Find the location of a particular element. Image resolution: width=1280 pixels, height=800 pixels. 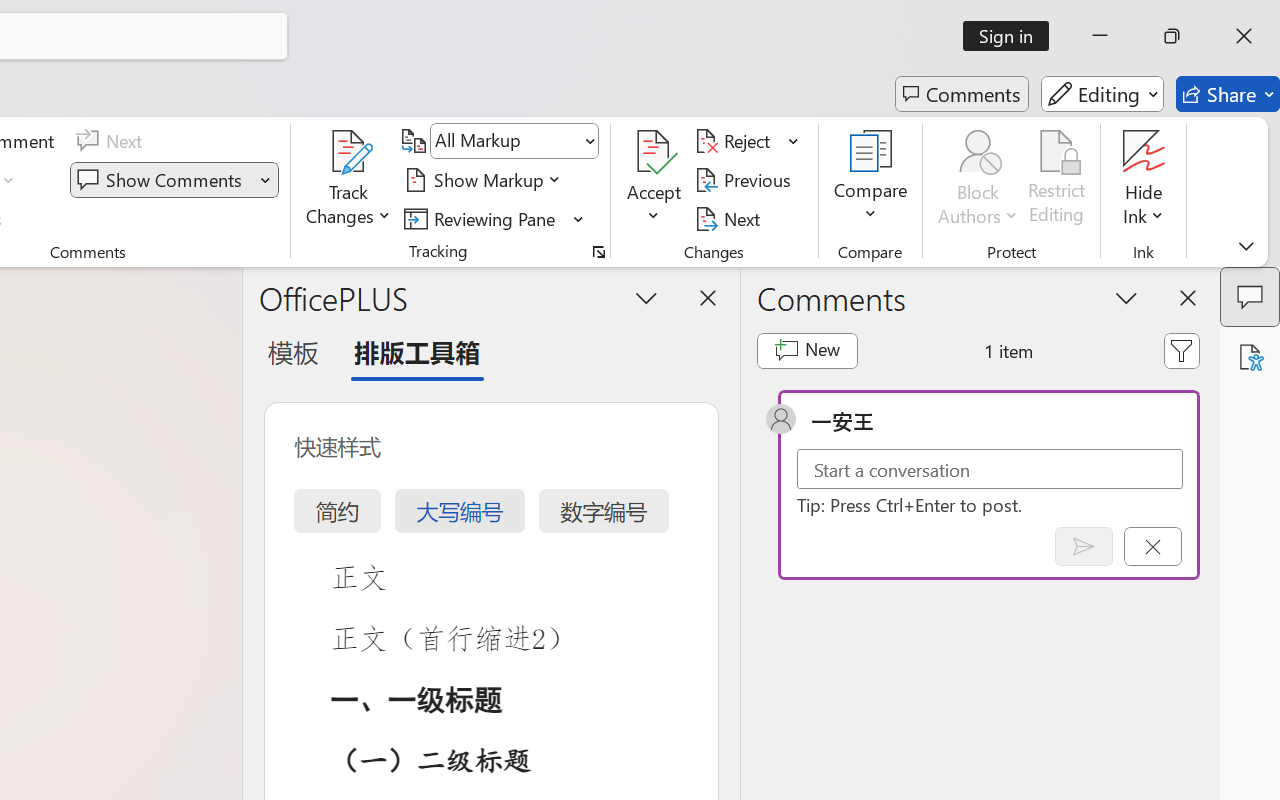

'Sign in' is located at coordinates (1013, 35).